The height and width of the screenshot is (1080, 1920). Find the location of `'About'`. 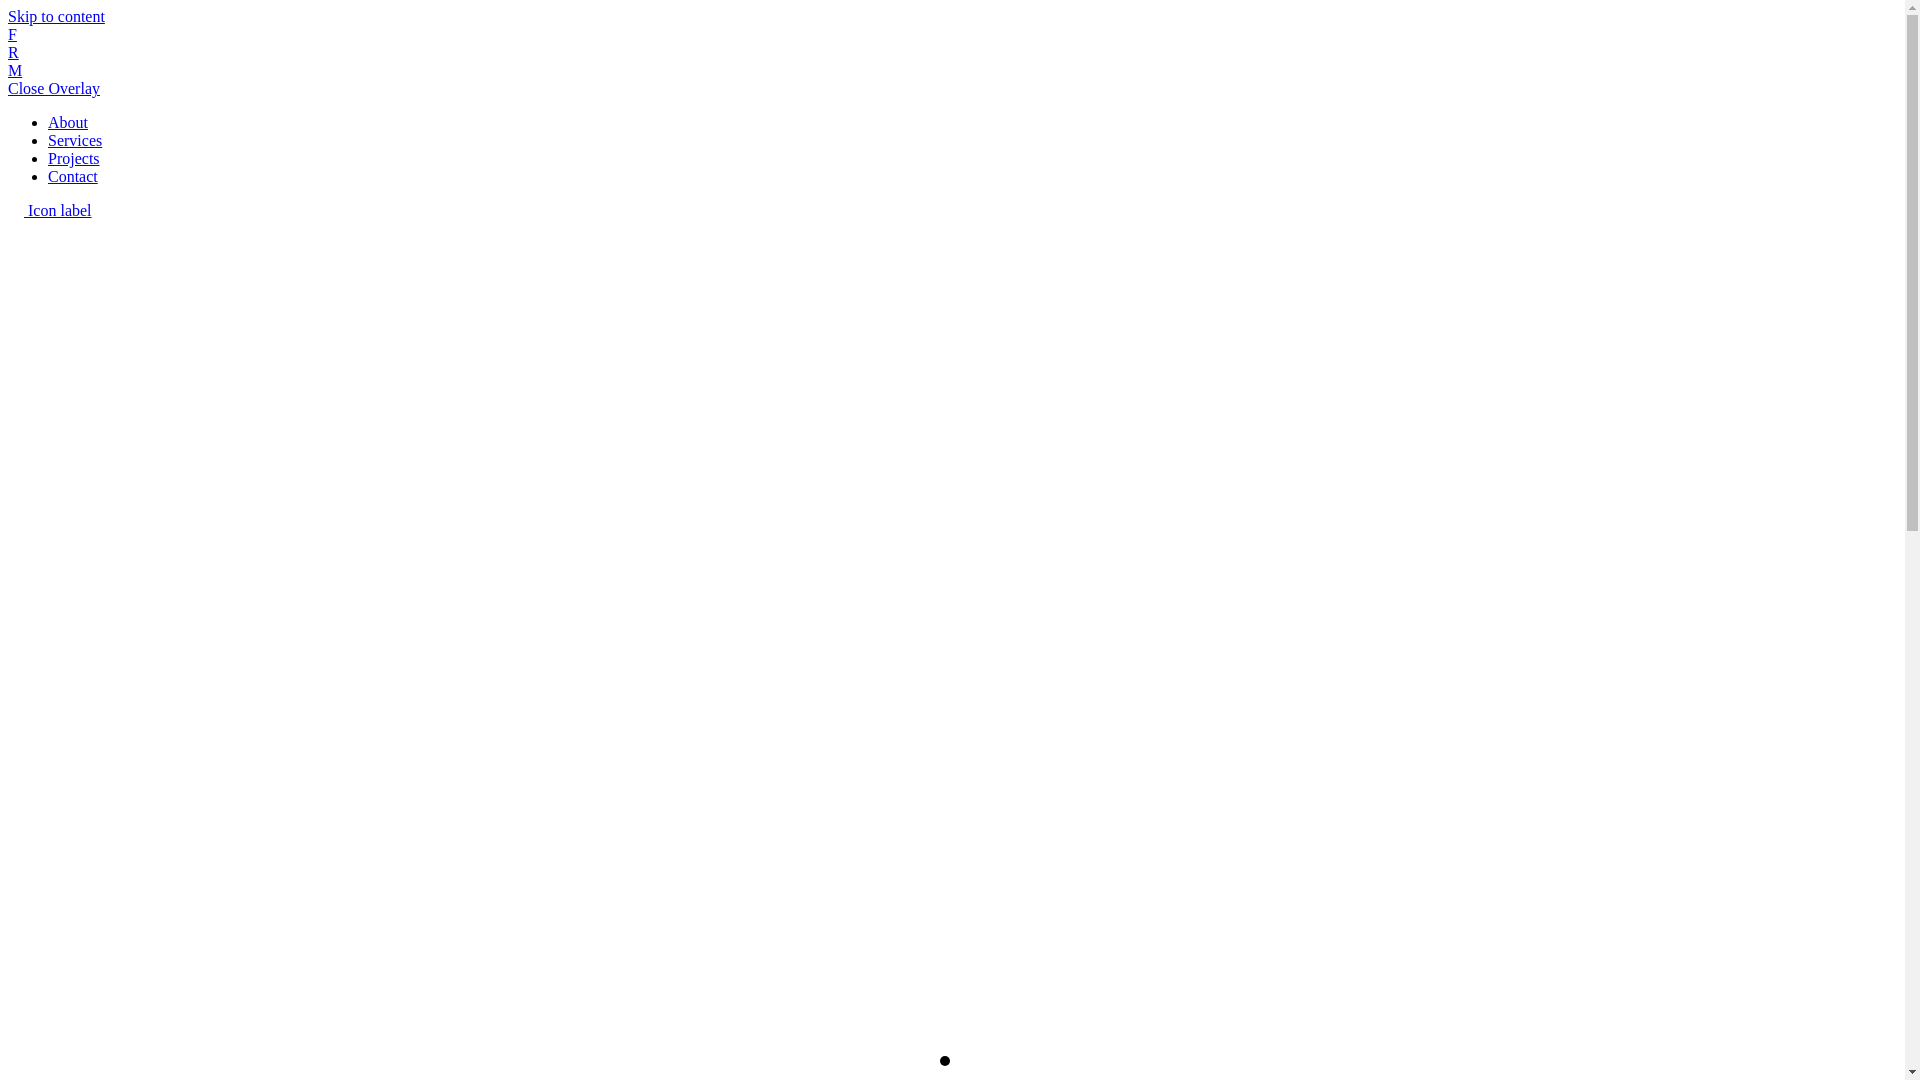

'About' is located at coordinates (48, 122).